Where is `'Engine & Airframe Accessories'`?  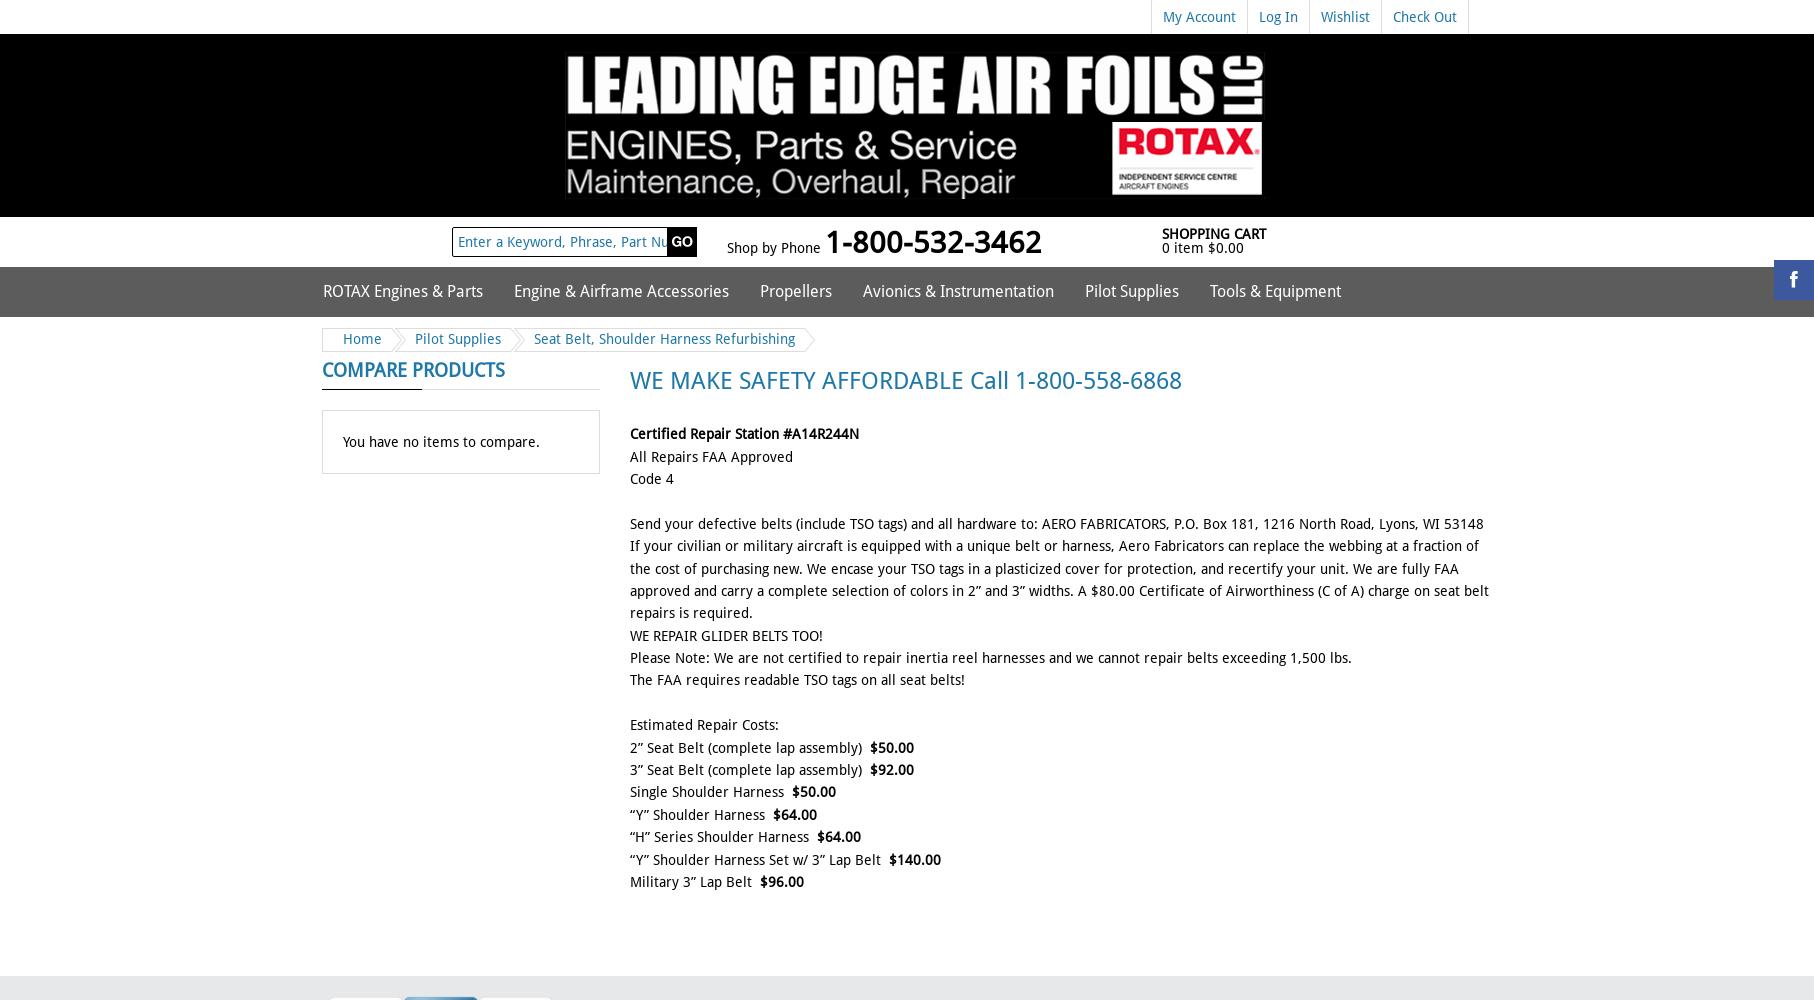
'Engine & Airframe Accessories' is located at coordinates (513, 291).